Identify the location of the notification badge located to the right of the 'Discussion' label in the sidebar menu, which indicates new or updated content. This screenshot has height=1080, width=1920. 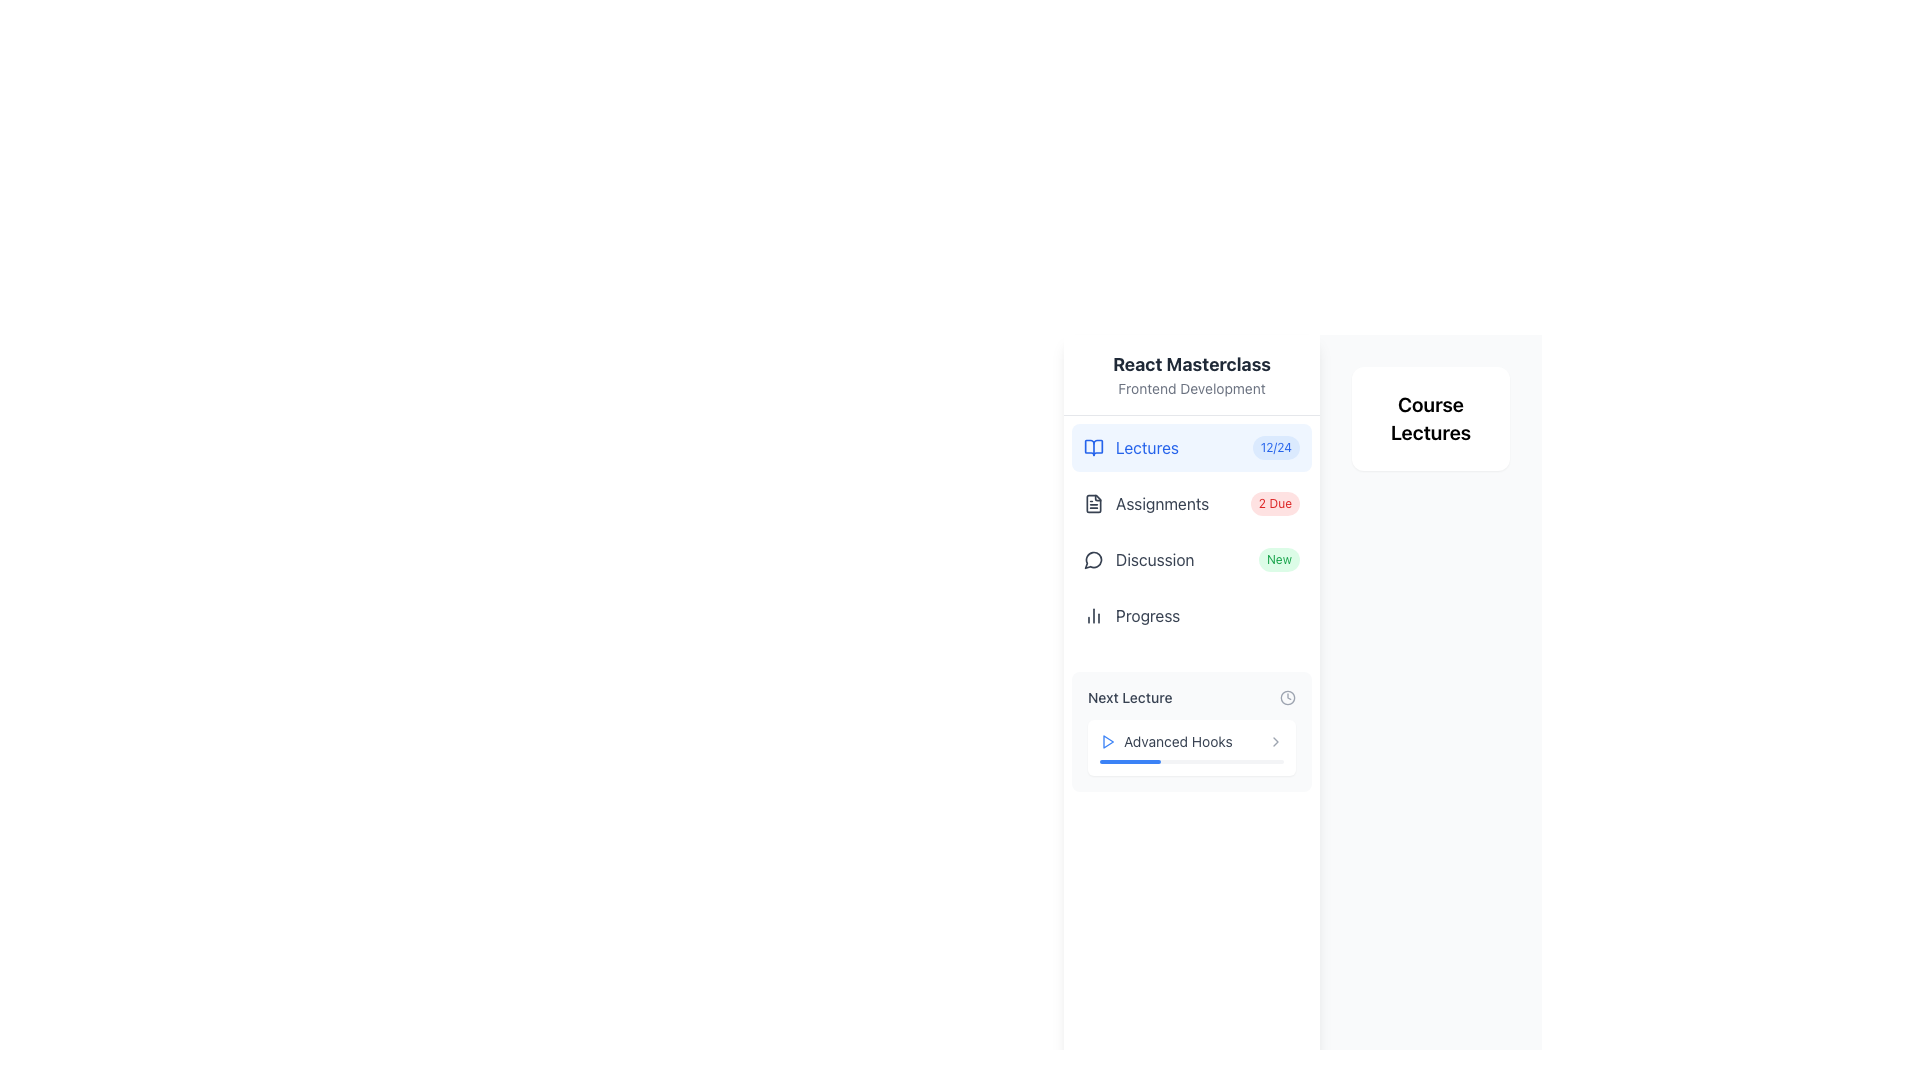
(1278, 559).